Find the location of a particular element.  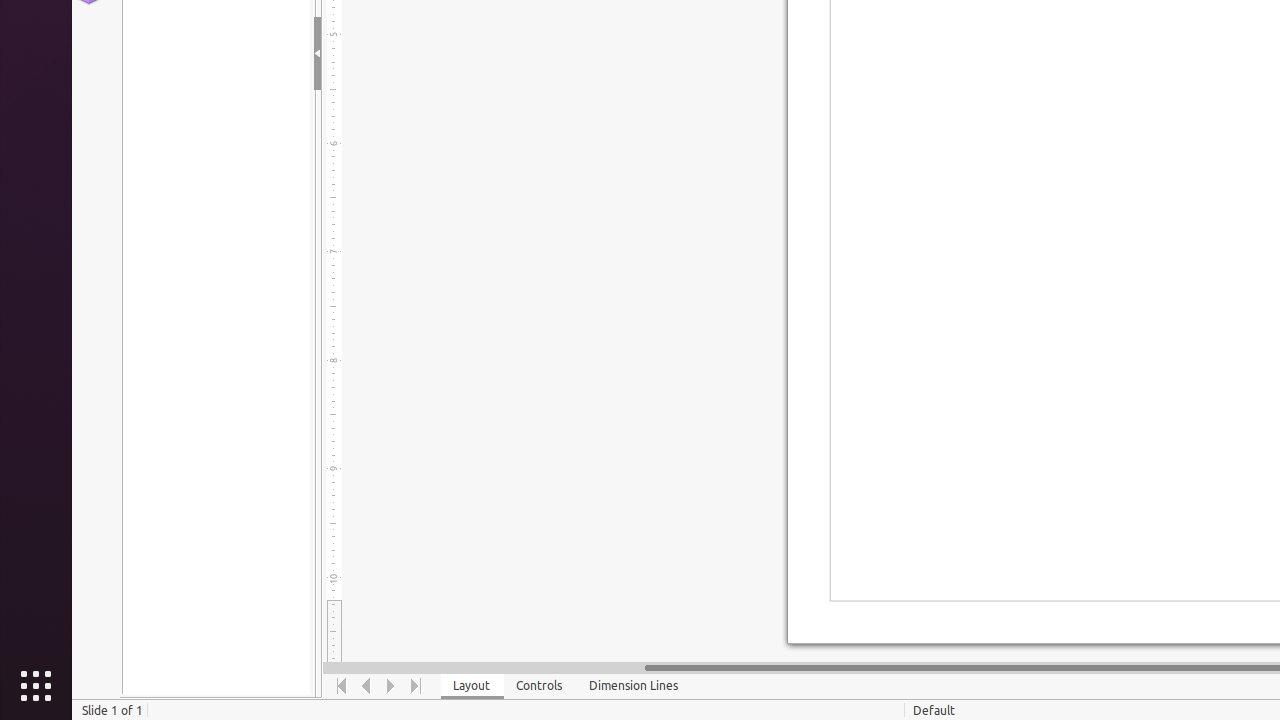

'Move Right' is located at coordinates (391, 685).